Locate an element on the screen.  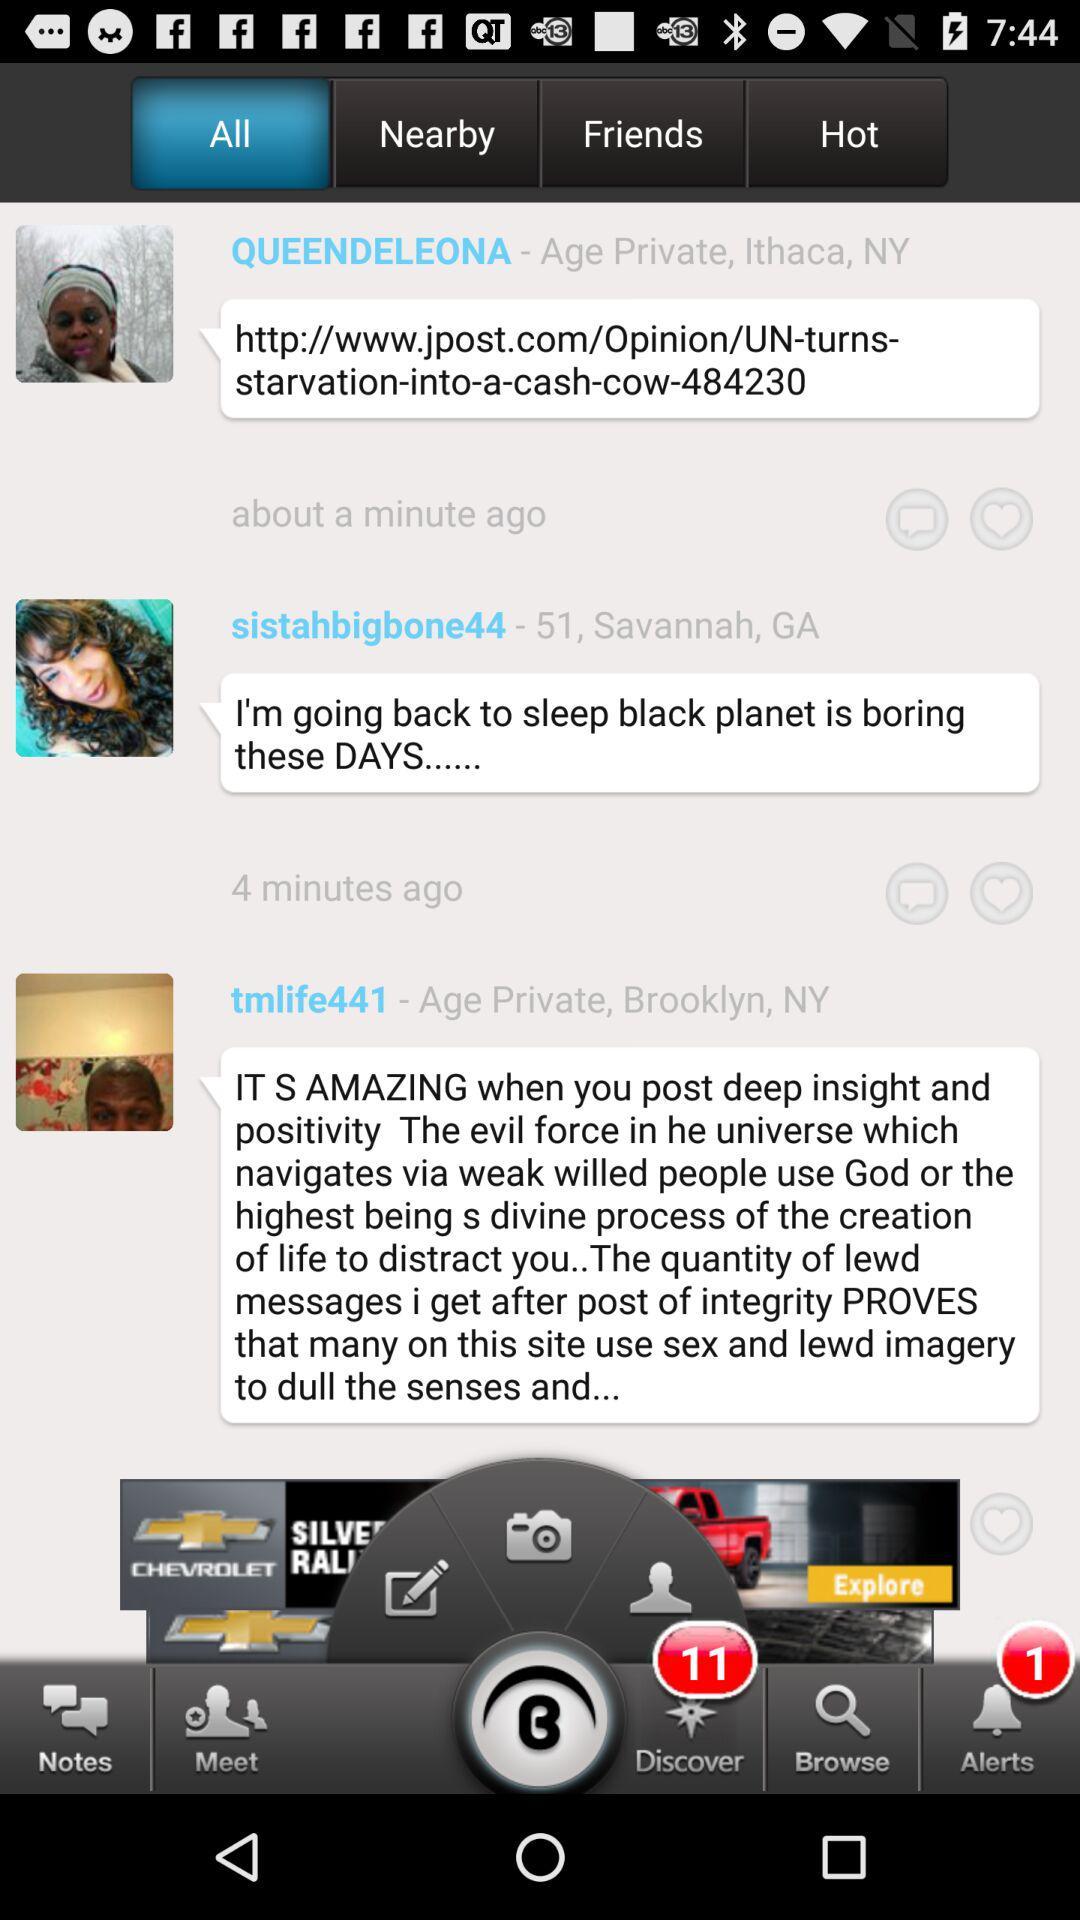
the search icon is located at coordinates (843, 1848).